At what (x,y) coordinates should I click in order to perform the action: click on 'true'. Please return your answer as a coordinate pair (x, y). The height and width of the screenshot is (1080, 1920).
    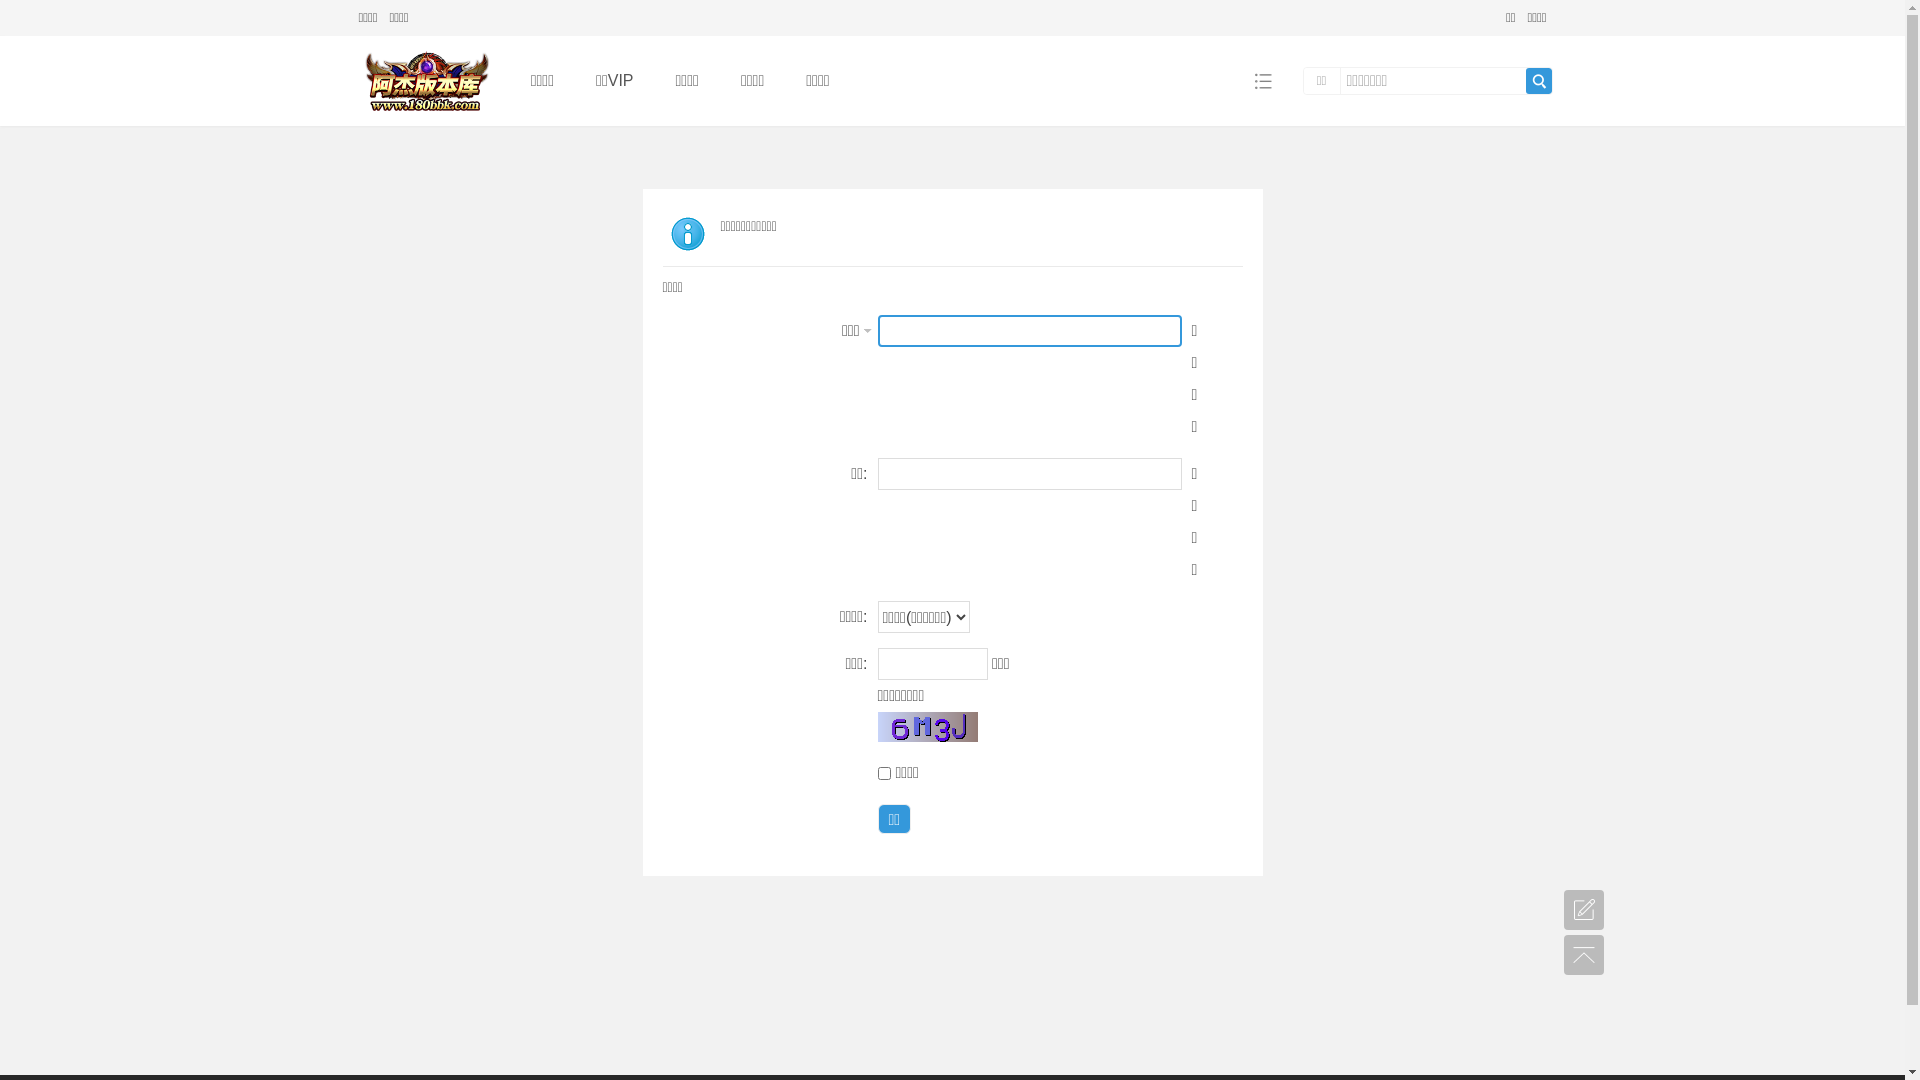
    Looking at the image, I should click on (1538, 80).